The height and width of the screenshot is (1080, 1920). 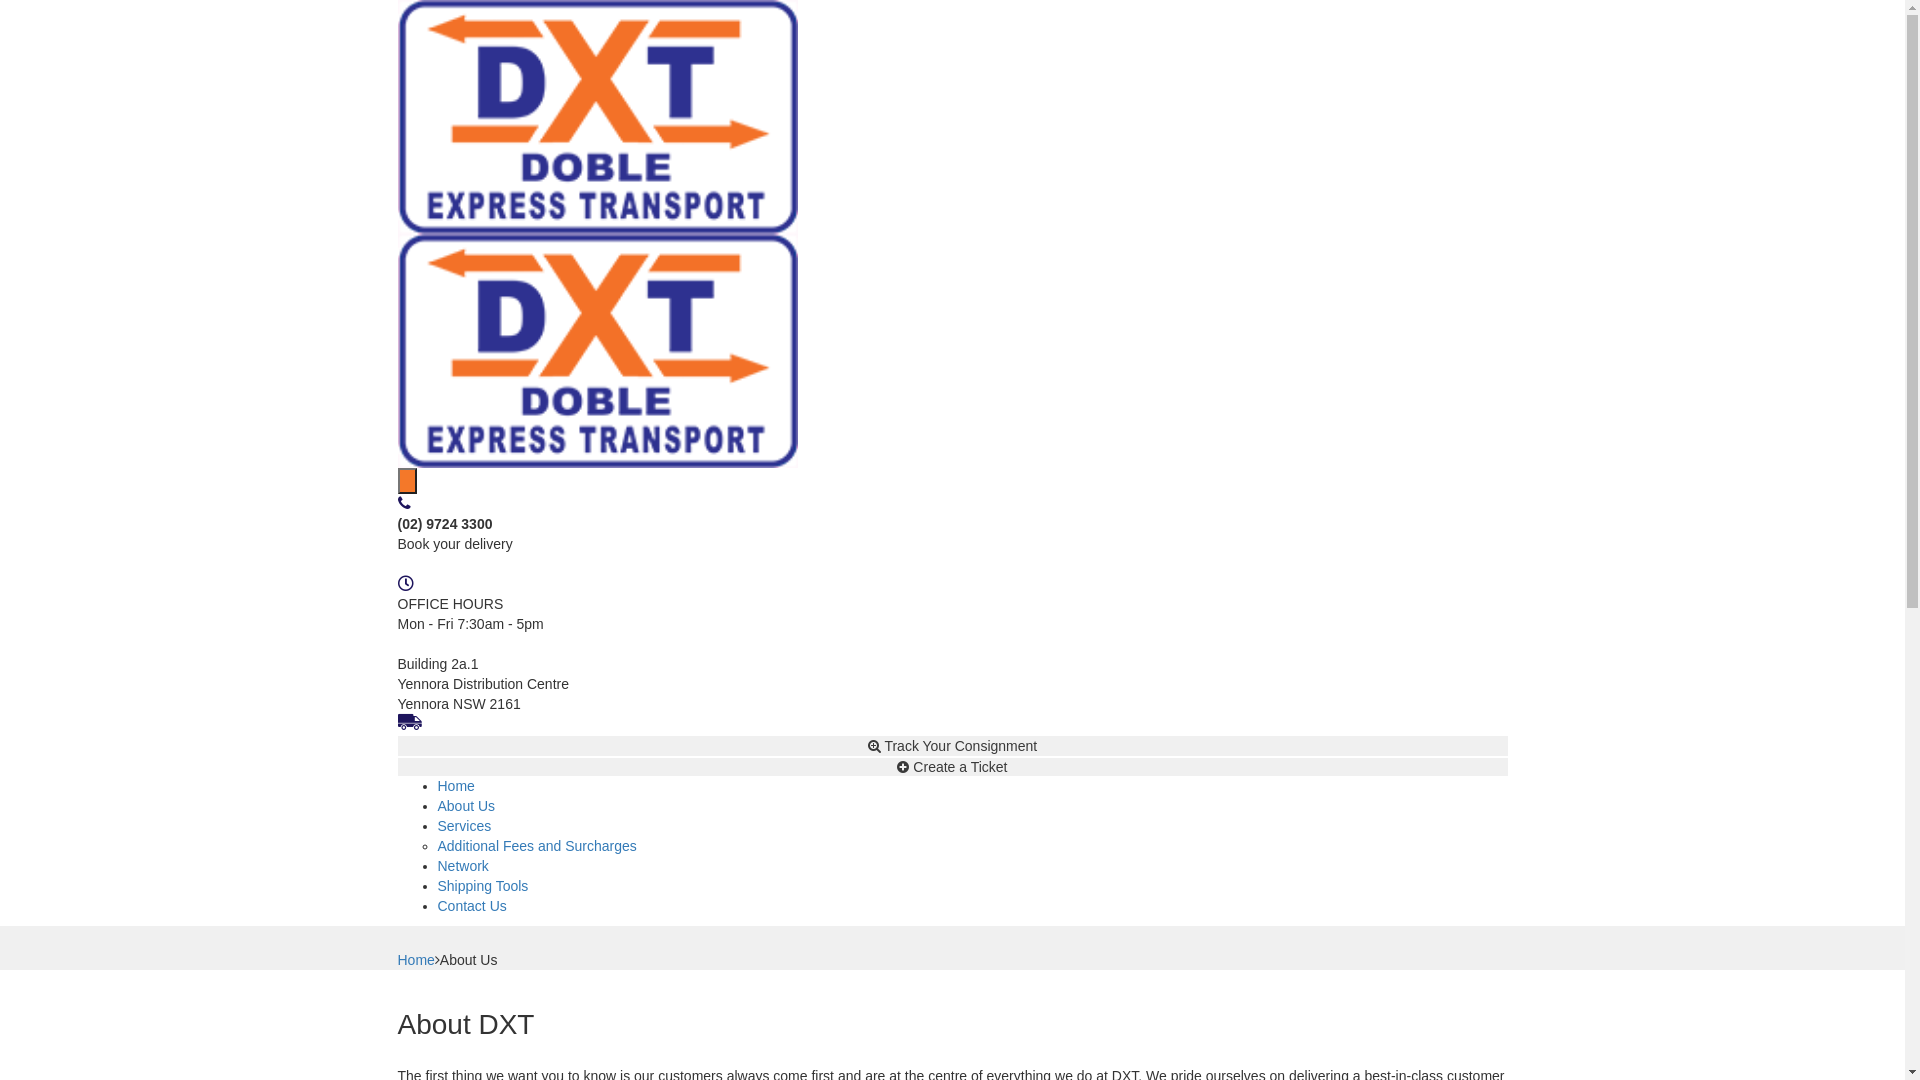 What do you see at coordinates (462, 865) in the screenshot?
I see `'Network'` at bounding box center [462, 865].